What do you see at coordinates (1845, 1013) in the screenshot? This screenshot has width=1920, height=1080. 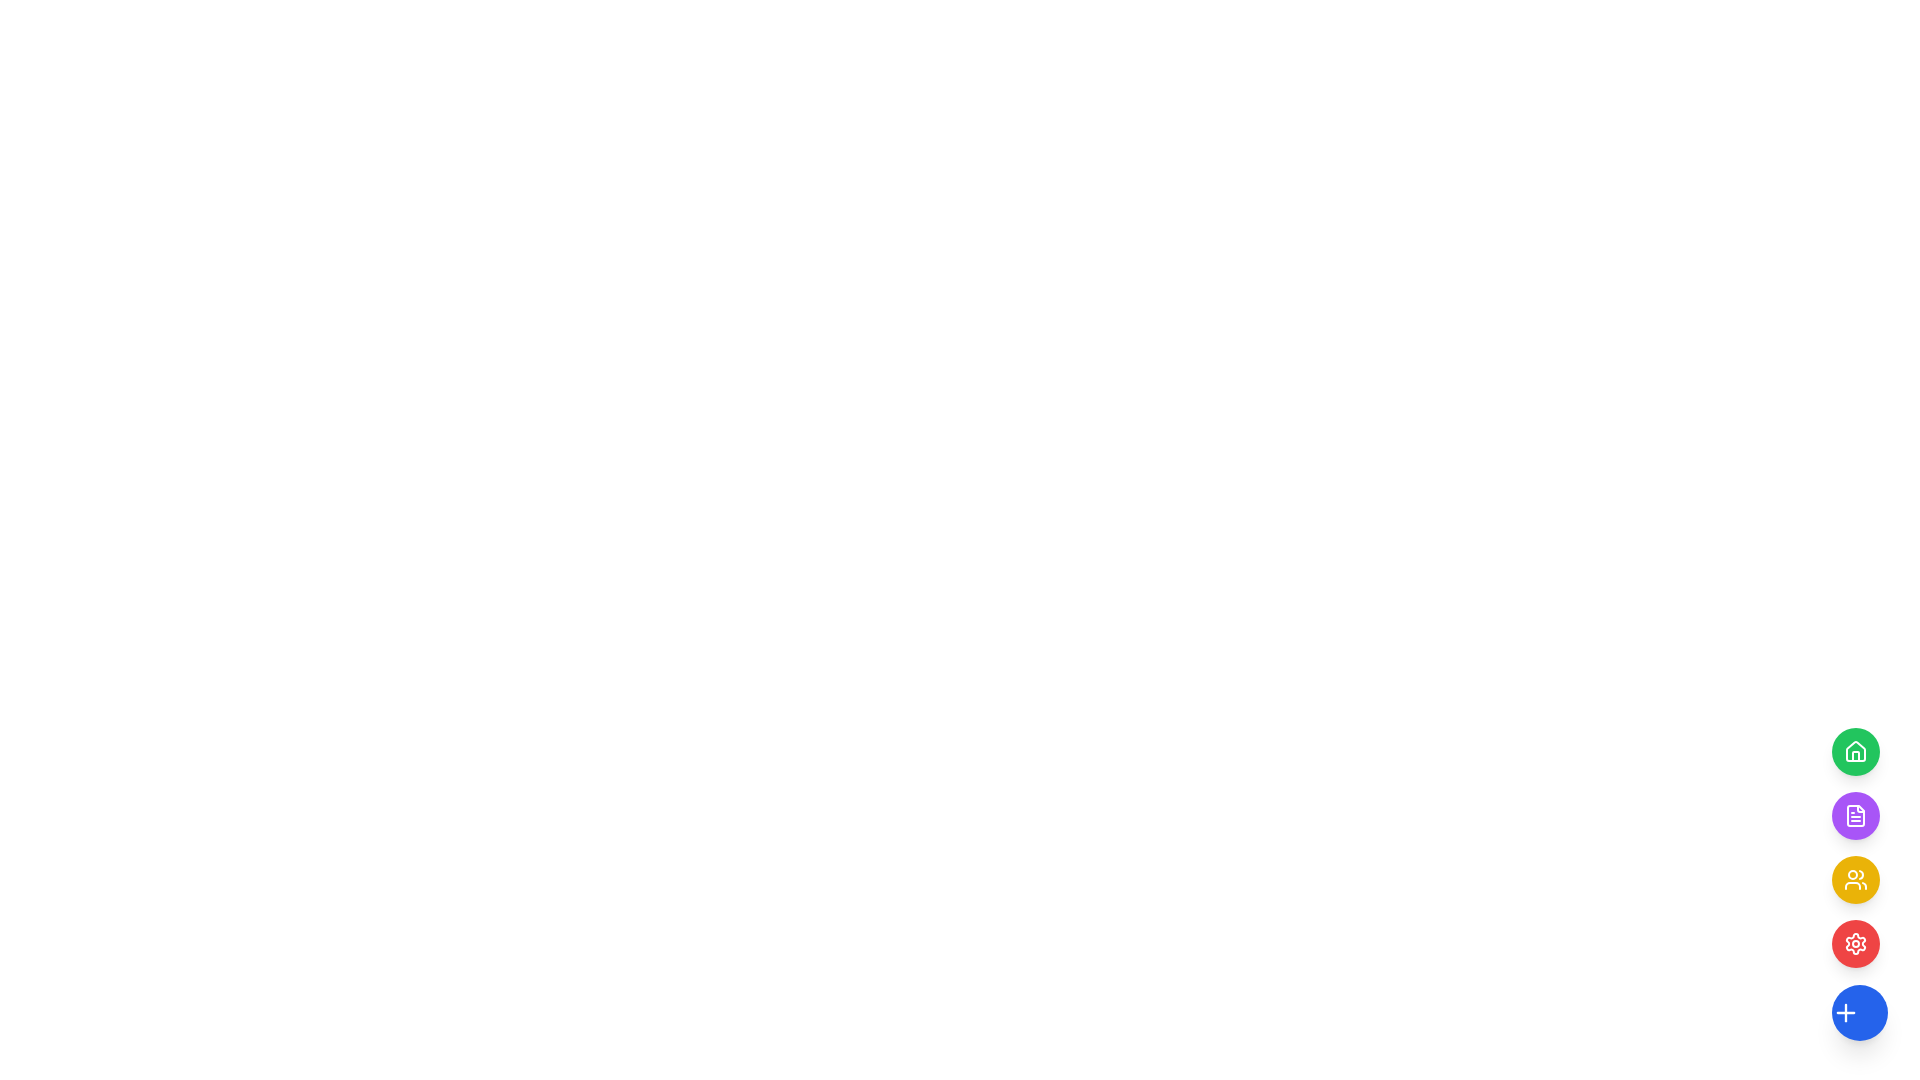 I see `the blue circular icon with a white plus symbol at its center, located at the bottom of a vertical stack of circular icons on the right side of the user interface` at bounding box center [1845, 1013].